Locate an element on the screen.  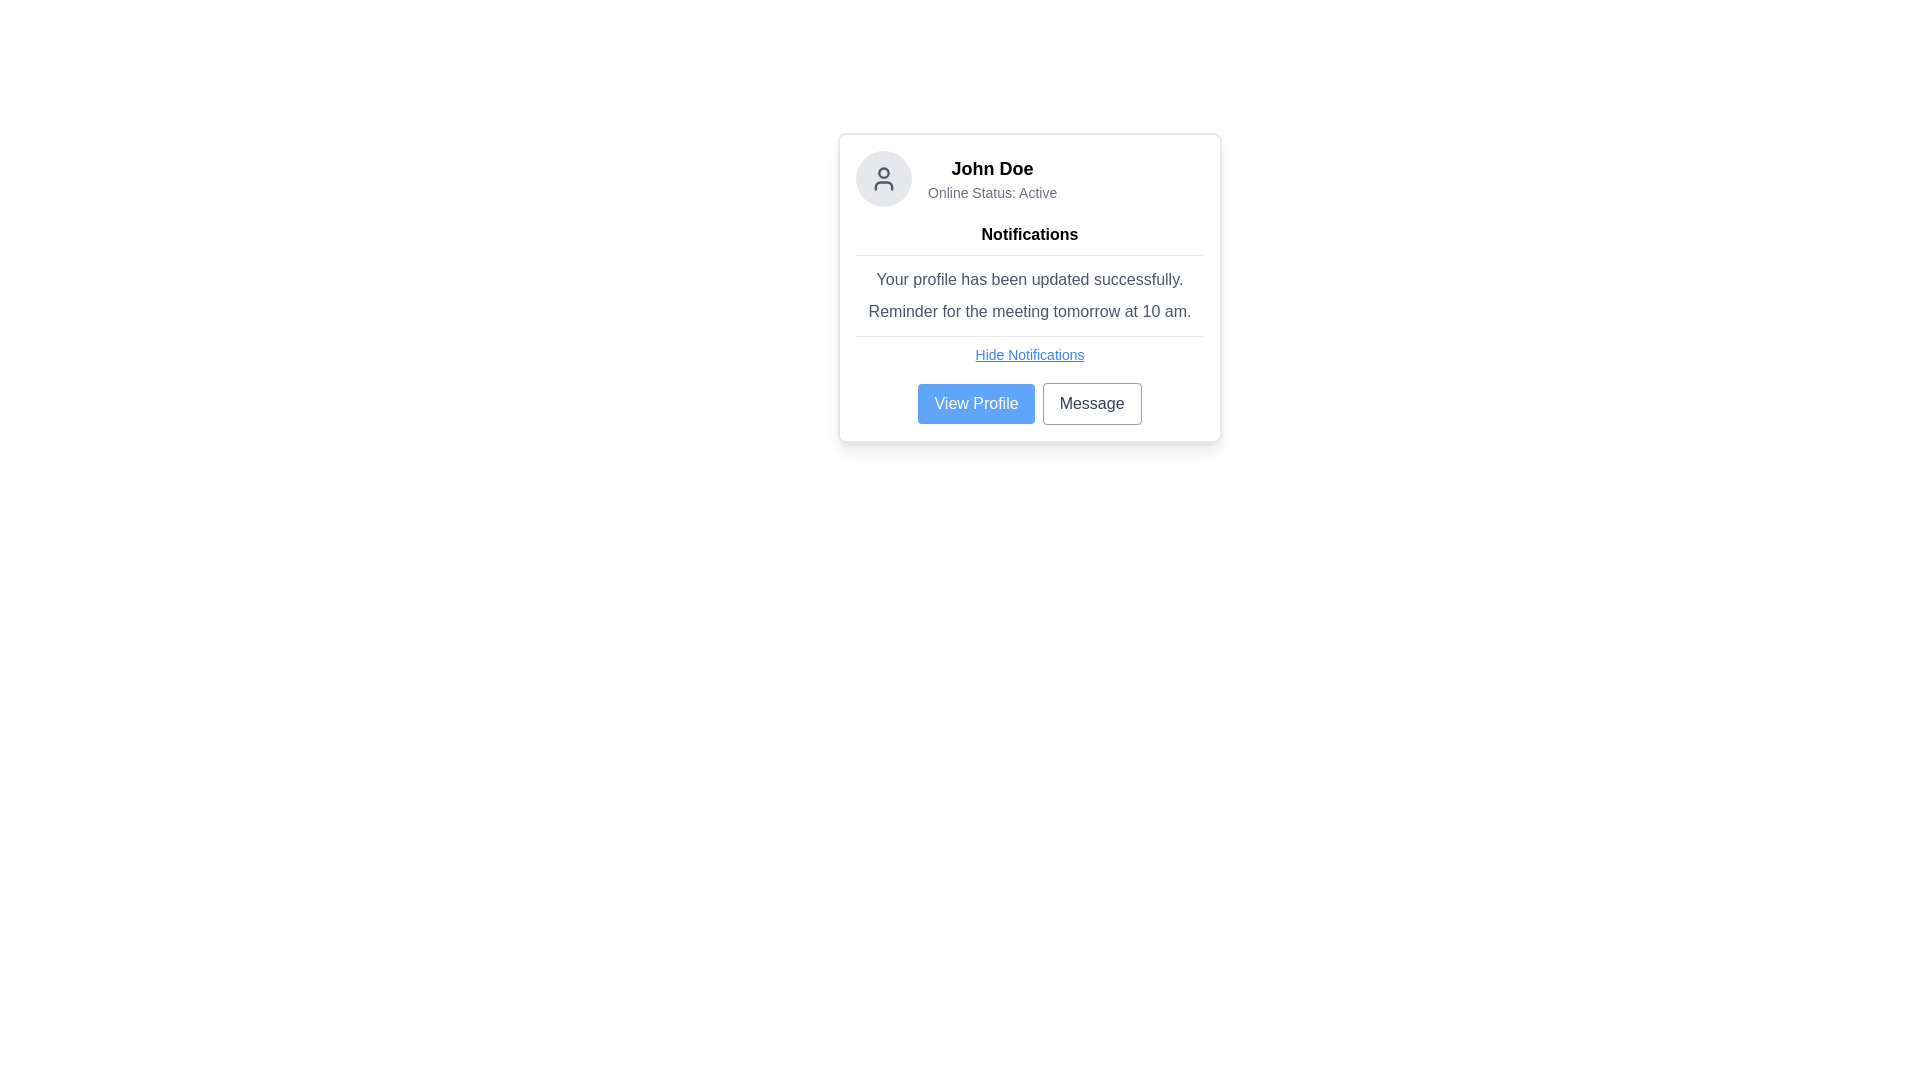
the non-interactive text display in the notification panel that informs the user about updates or reminders, located beneath the title 'Notifications' and above the link 'Hide Notifications' is located at coordinates (1030, 296).